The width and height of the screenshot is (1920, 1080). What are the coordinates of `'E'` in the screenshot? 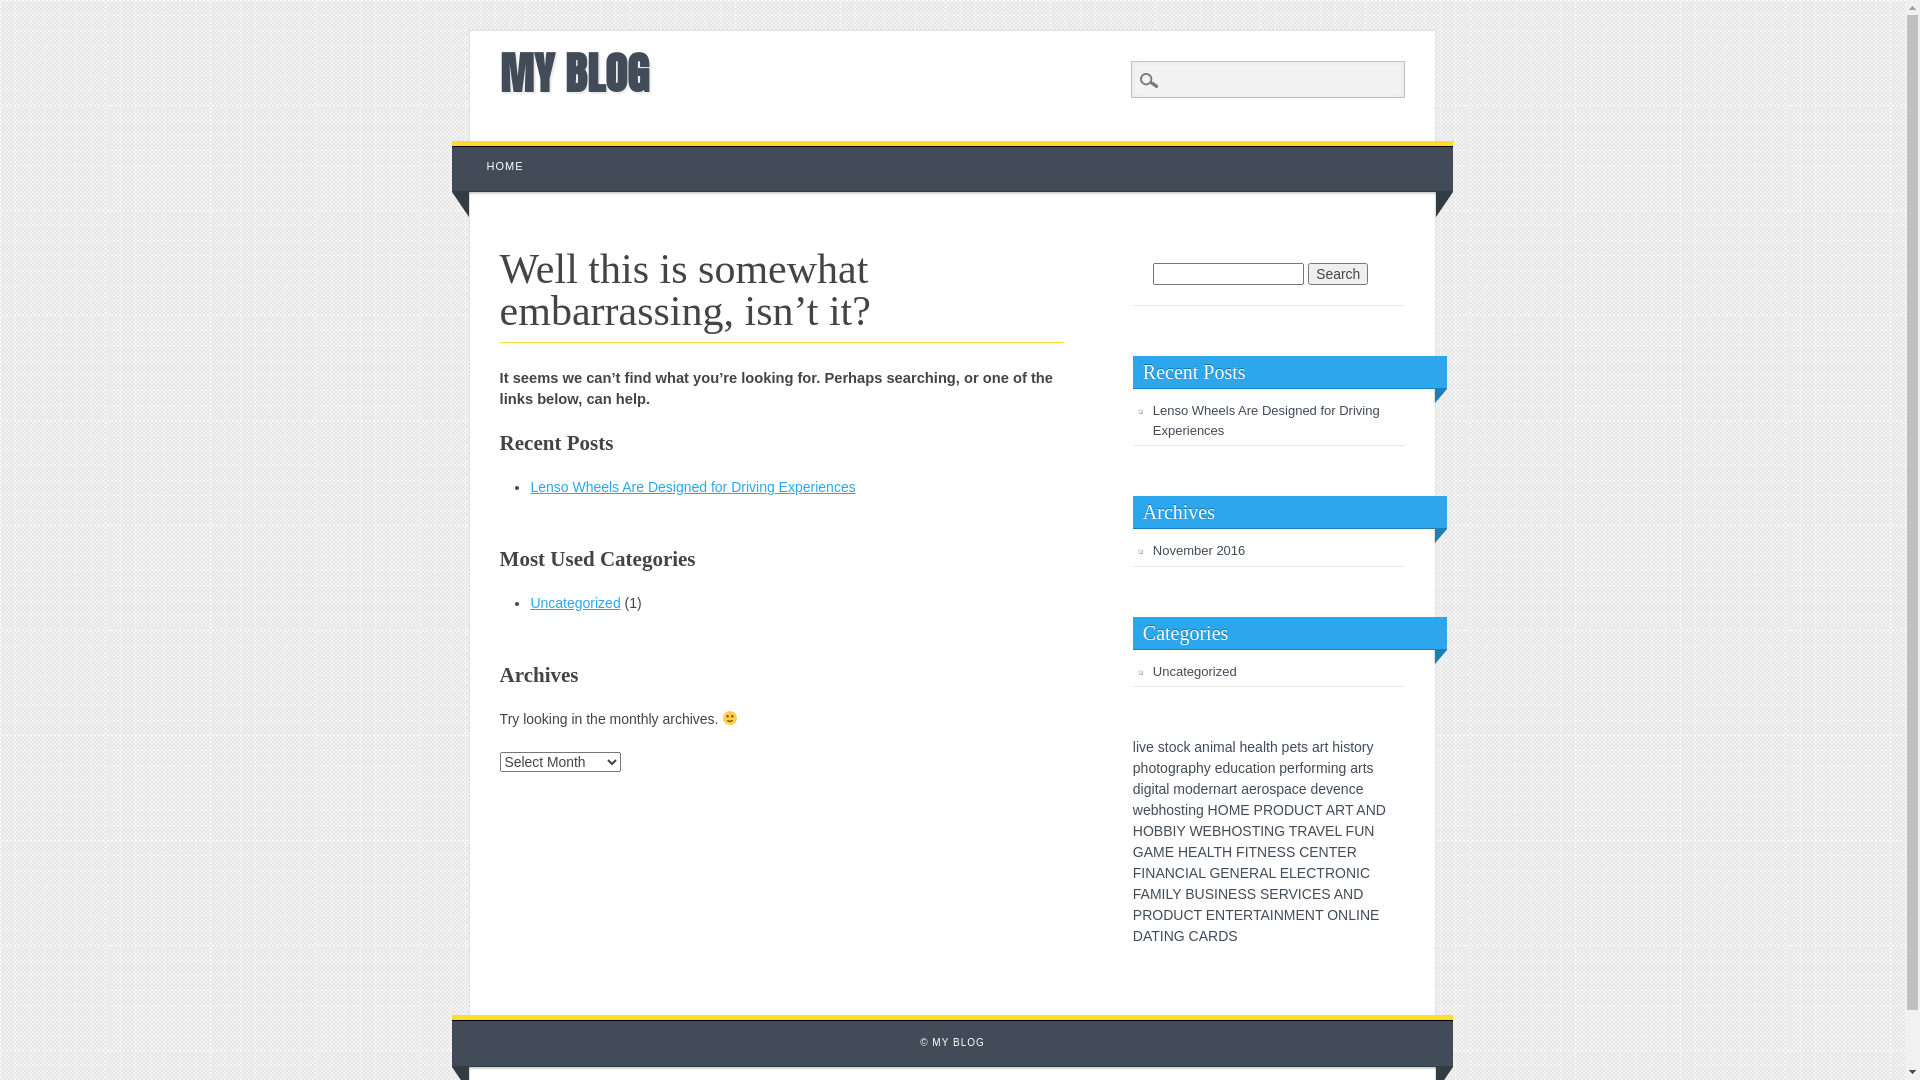 It's located at (1231, 893).